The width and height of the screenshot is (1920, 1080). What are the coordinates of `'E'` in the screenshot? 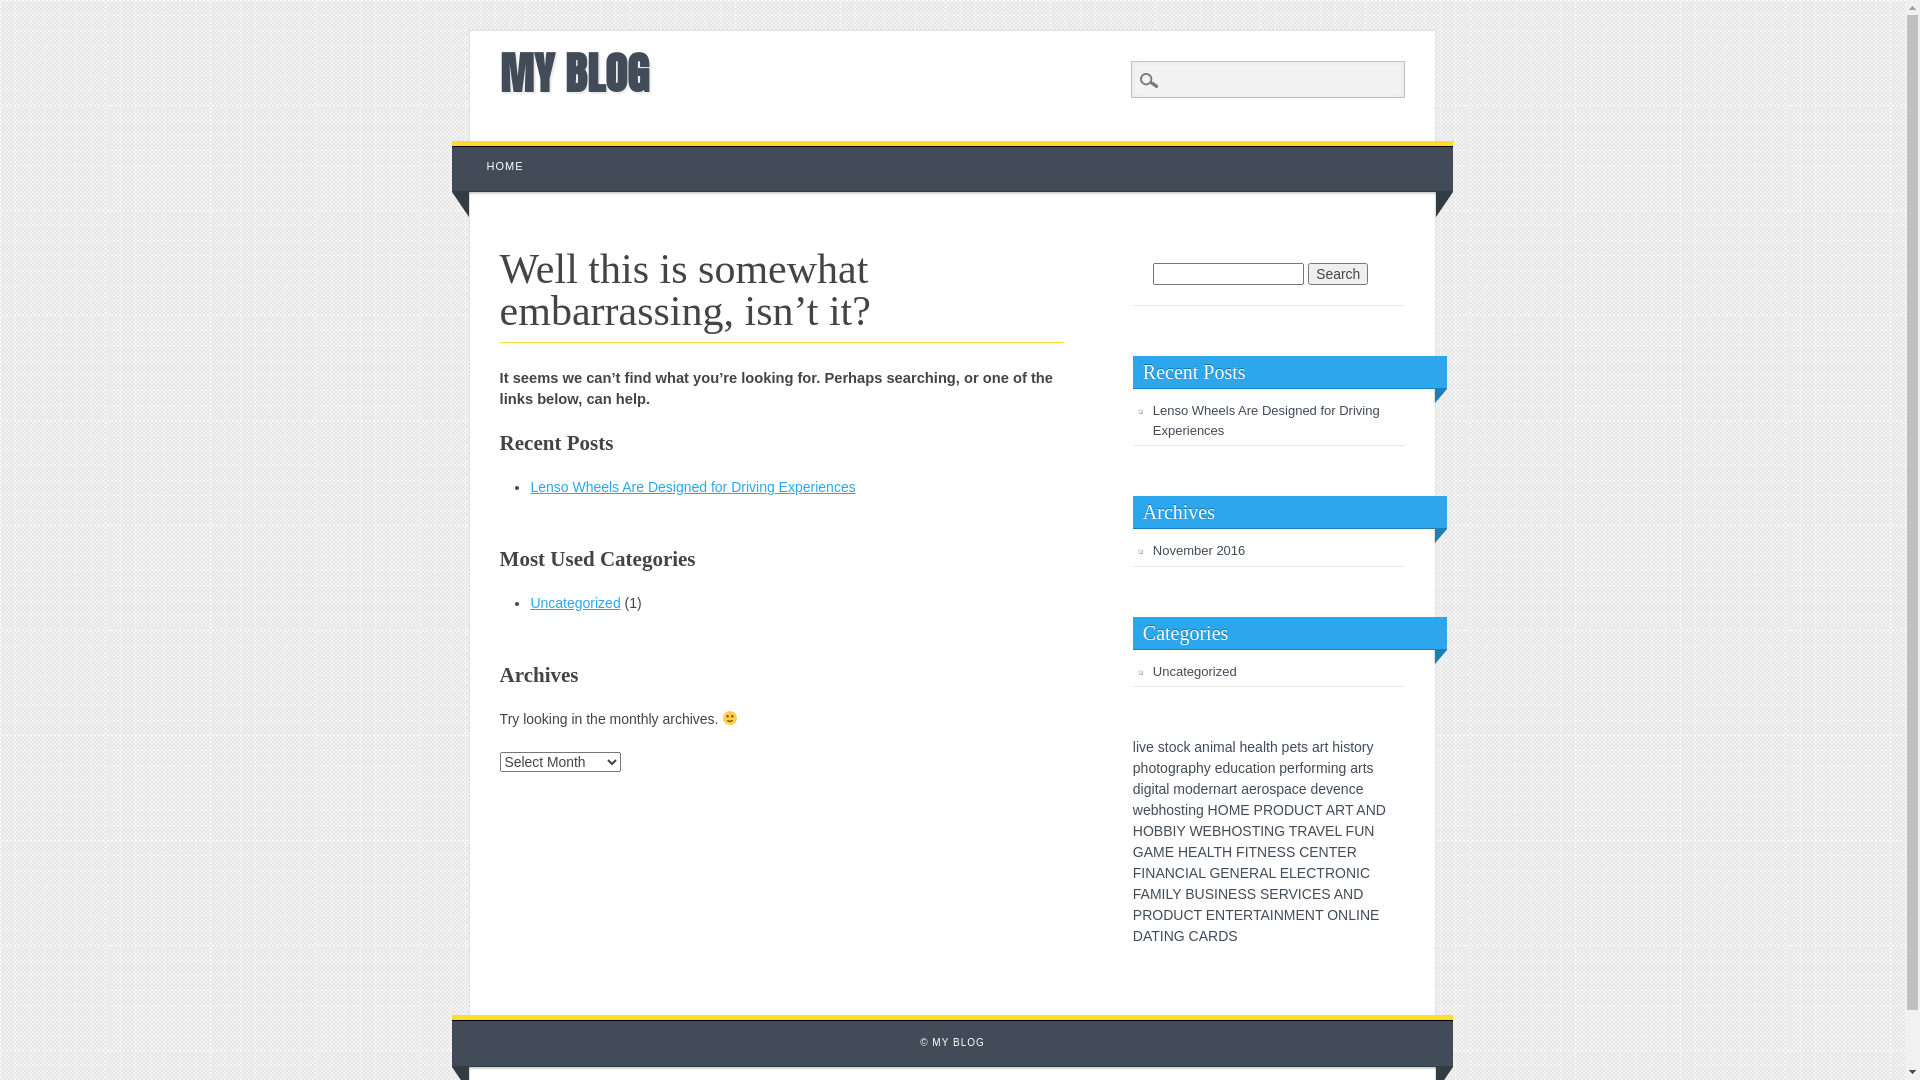 It's located at (1231, 893).